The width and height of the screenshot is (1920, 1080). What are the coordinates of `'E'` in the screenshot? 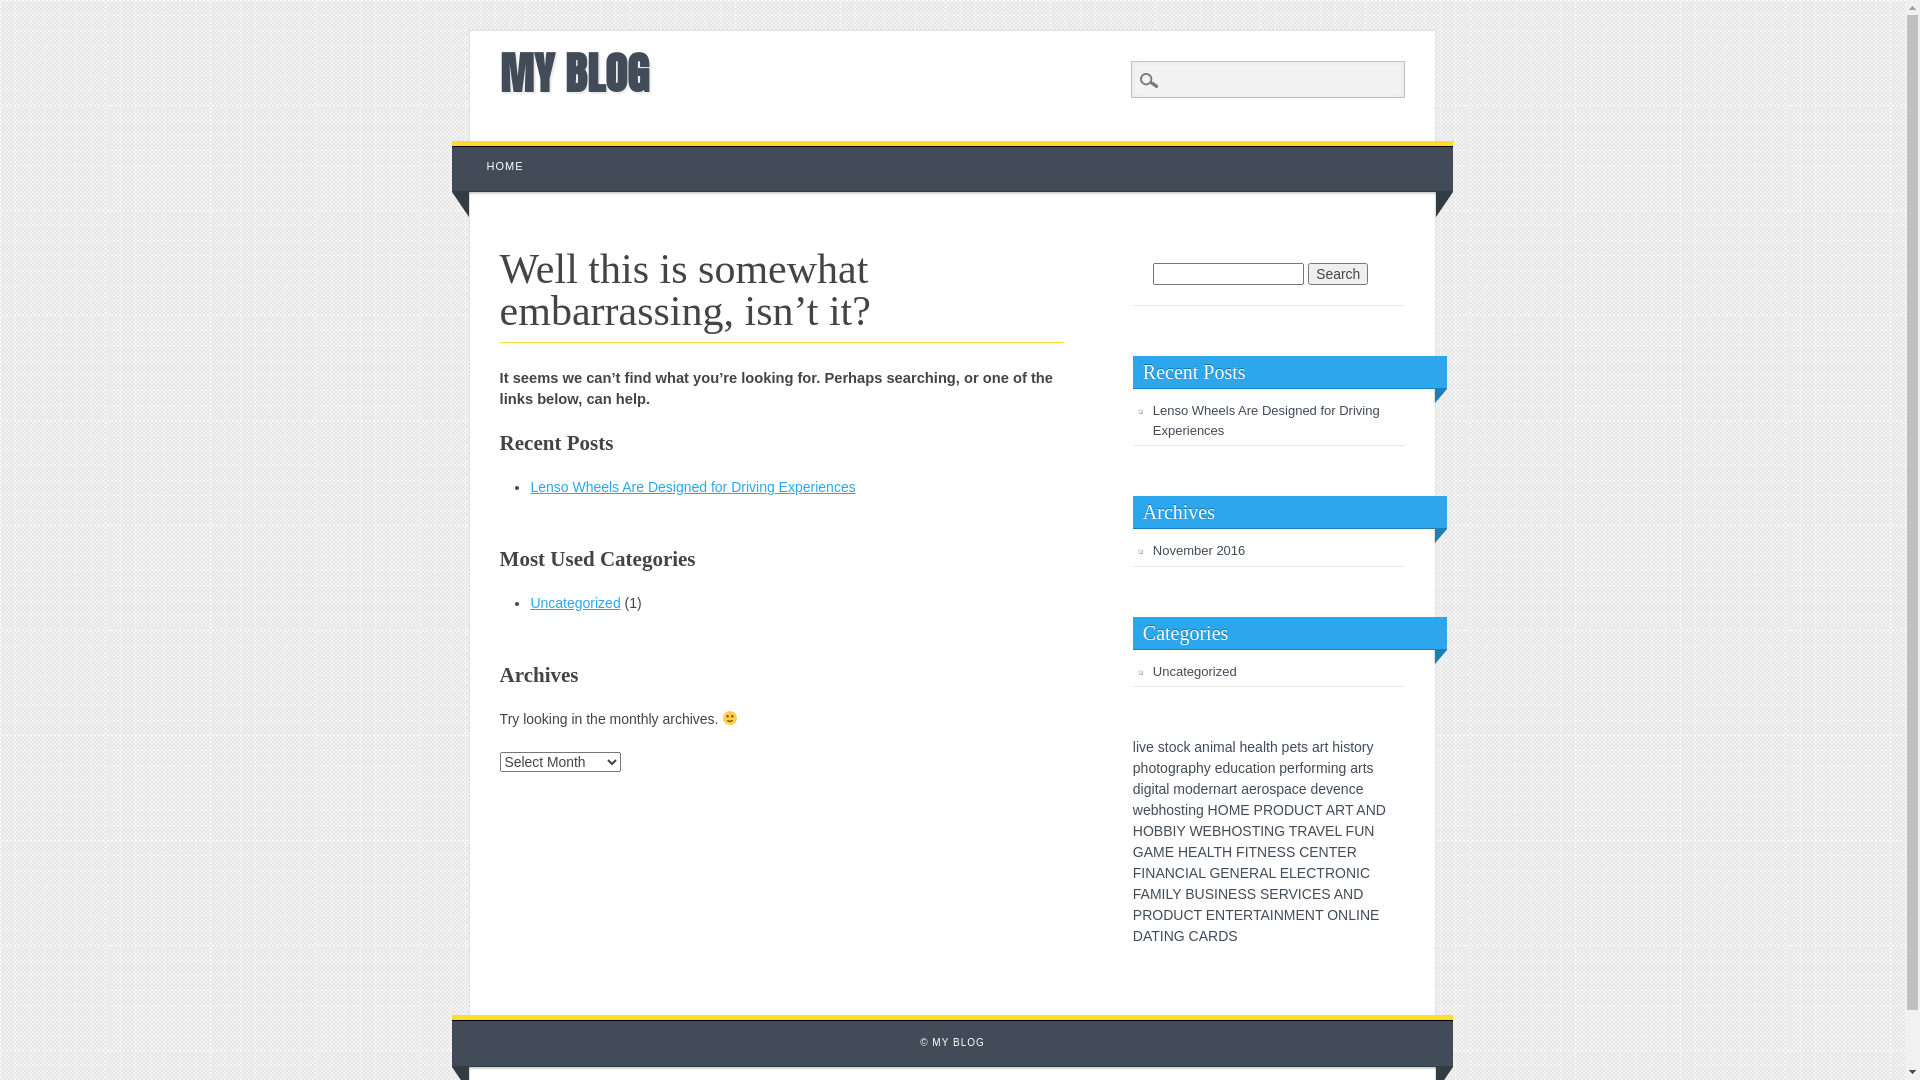 It's located at (1231, 893).